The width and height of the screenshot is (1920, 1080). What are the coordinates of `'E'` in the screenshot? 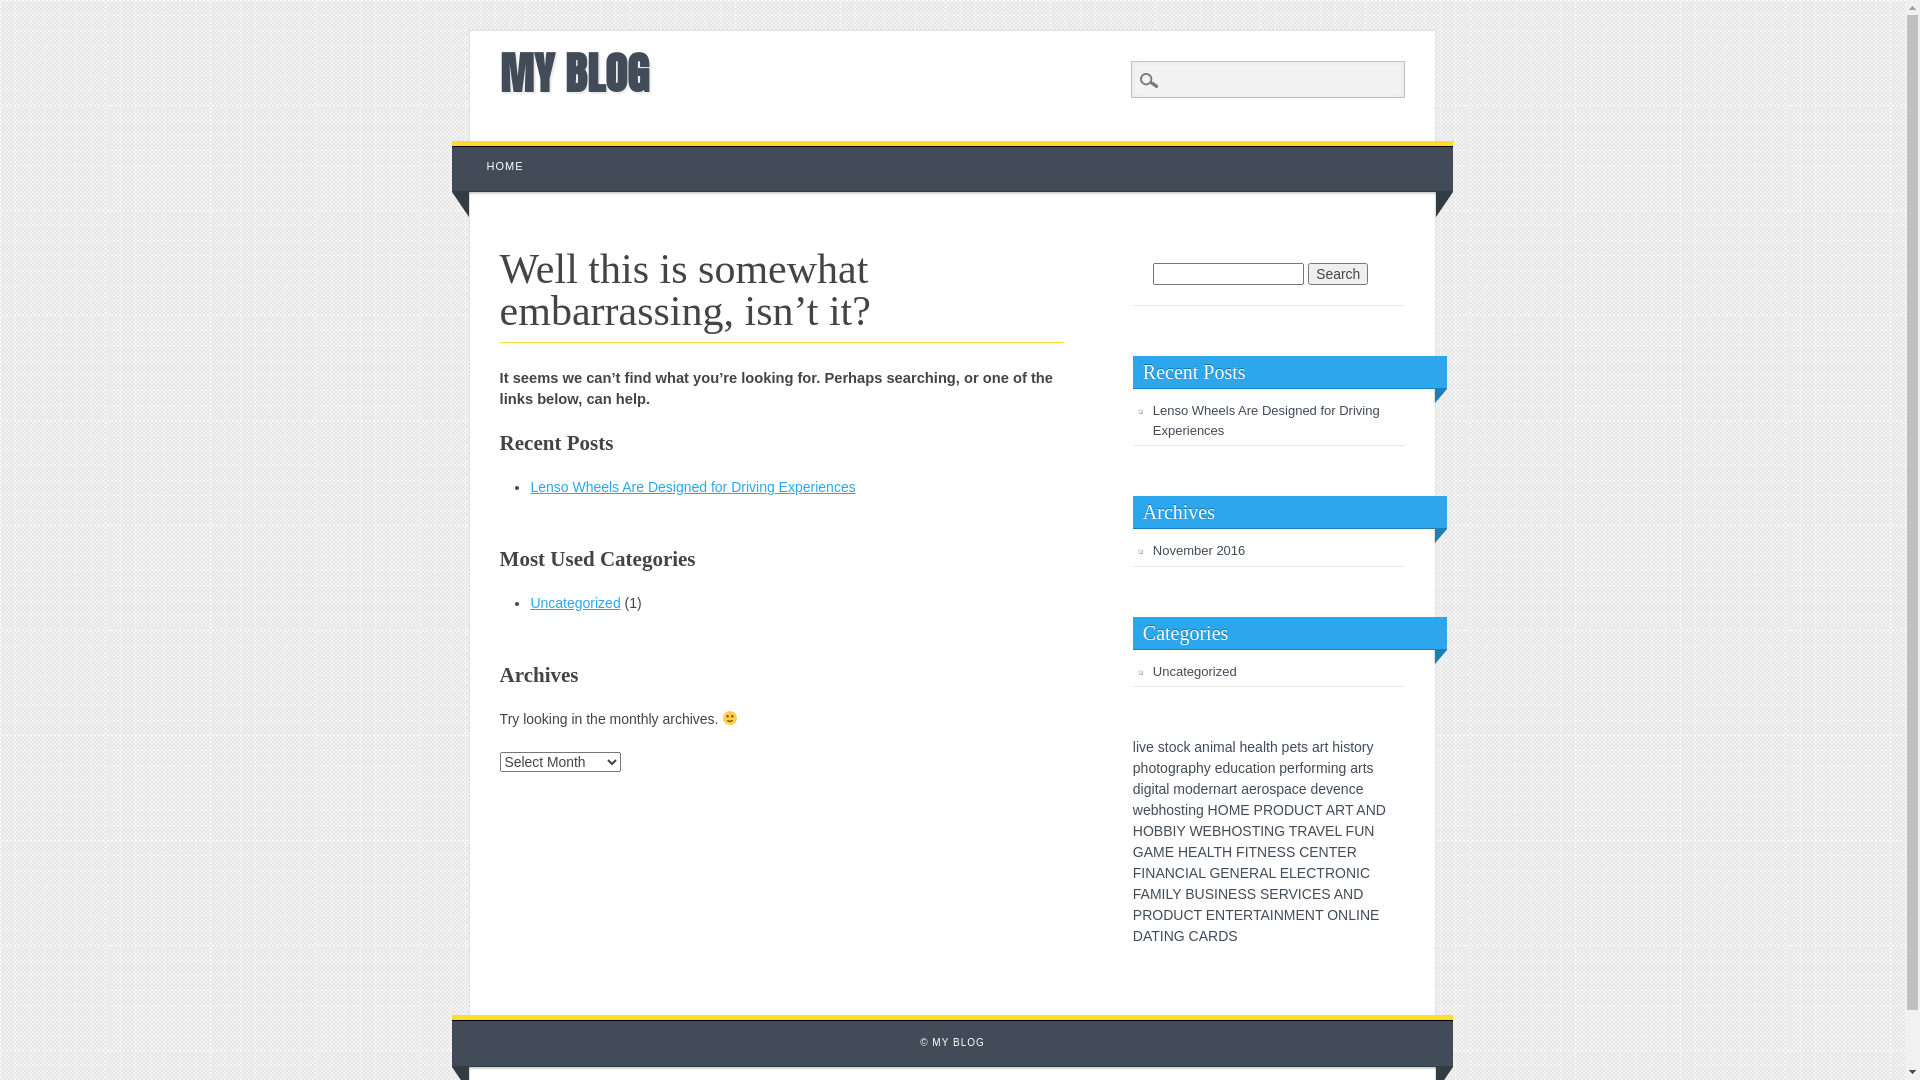 It's located at (1231, 893).